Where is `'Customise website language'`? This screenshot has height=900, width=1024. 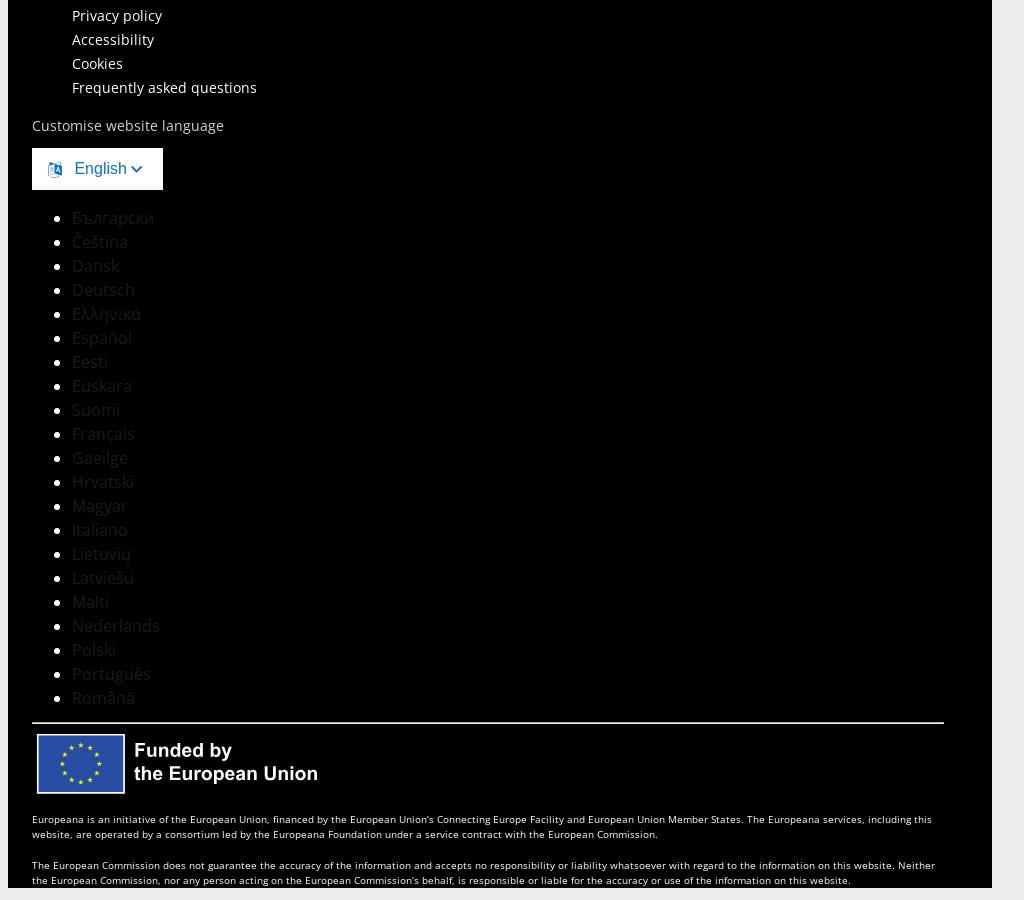
'Customise website language' is located at coordinates (128, 124).